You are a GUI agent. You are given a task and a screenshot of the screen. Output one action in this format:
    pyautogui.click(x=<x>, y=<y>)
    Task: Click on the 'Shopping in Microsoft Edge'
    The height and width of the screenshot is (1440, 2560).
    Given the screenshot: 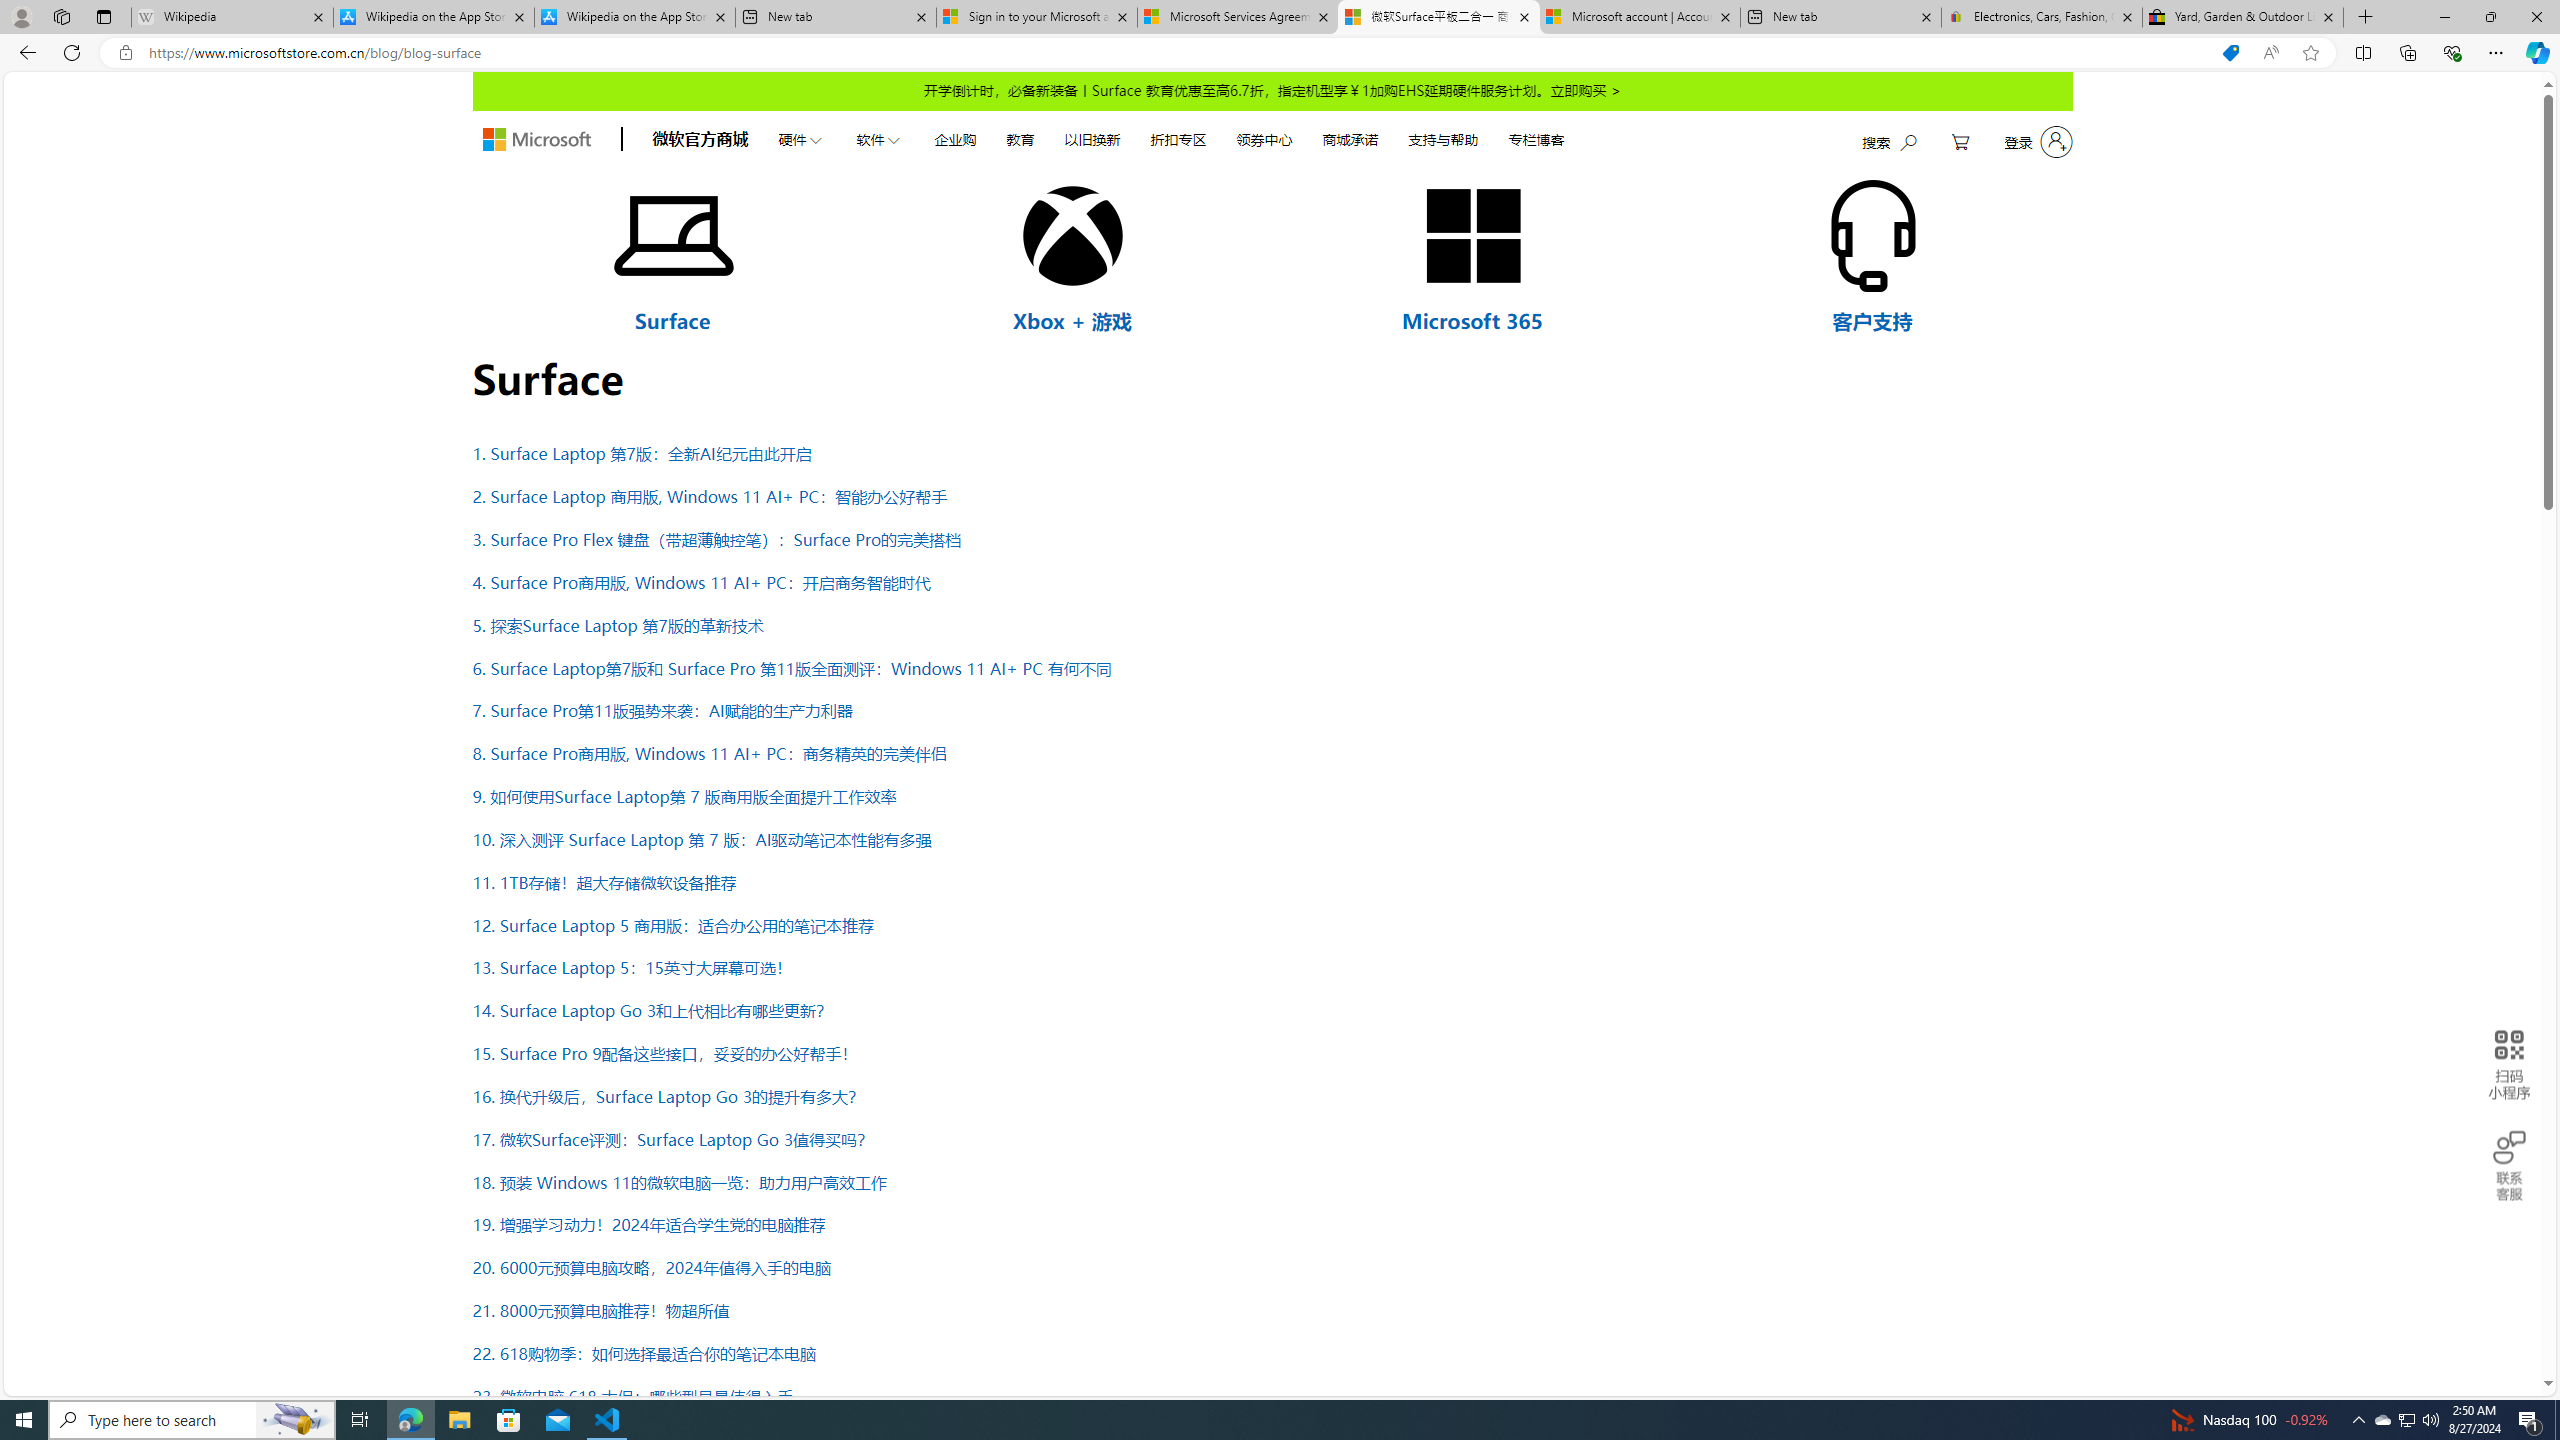 What is the action you would take?
    pyautogui.click(x=2230, y=53)
    